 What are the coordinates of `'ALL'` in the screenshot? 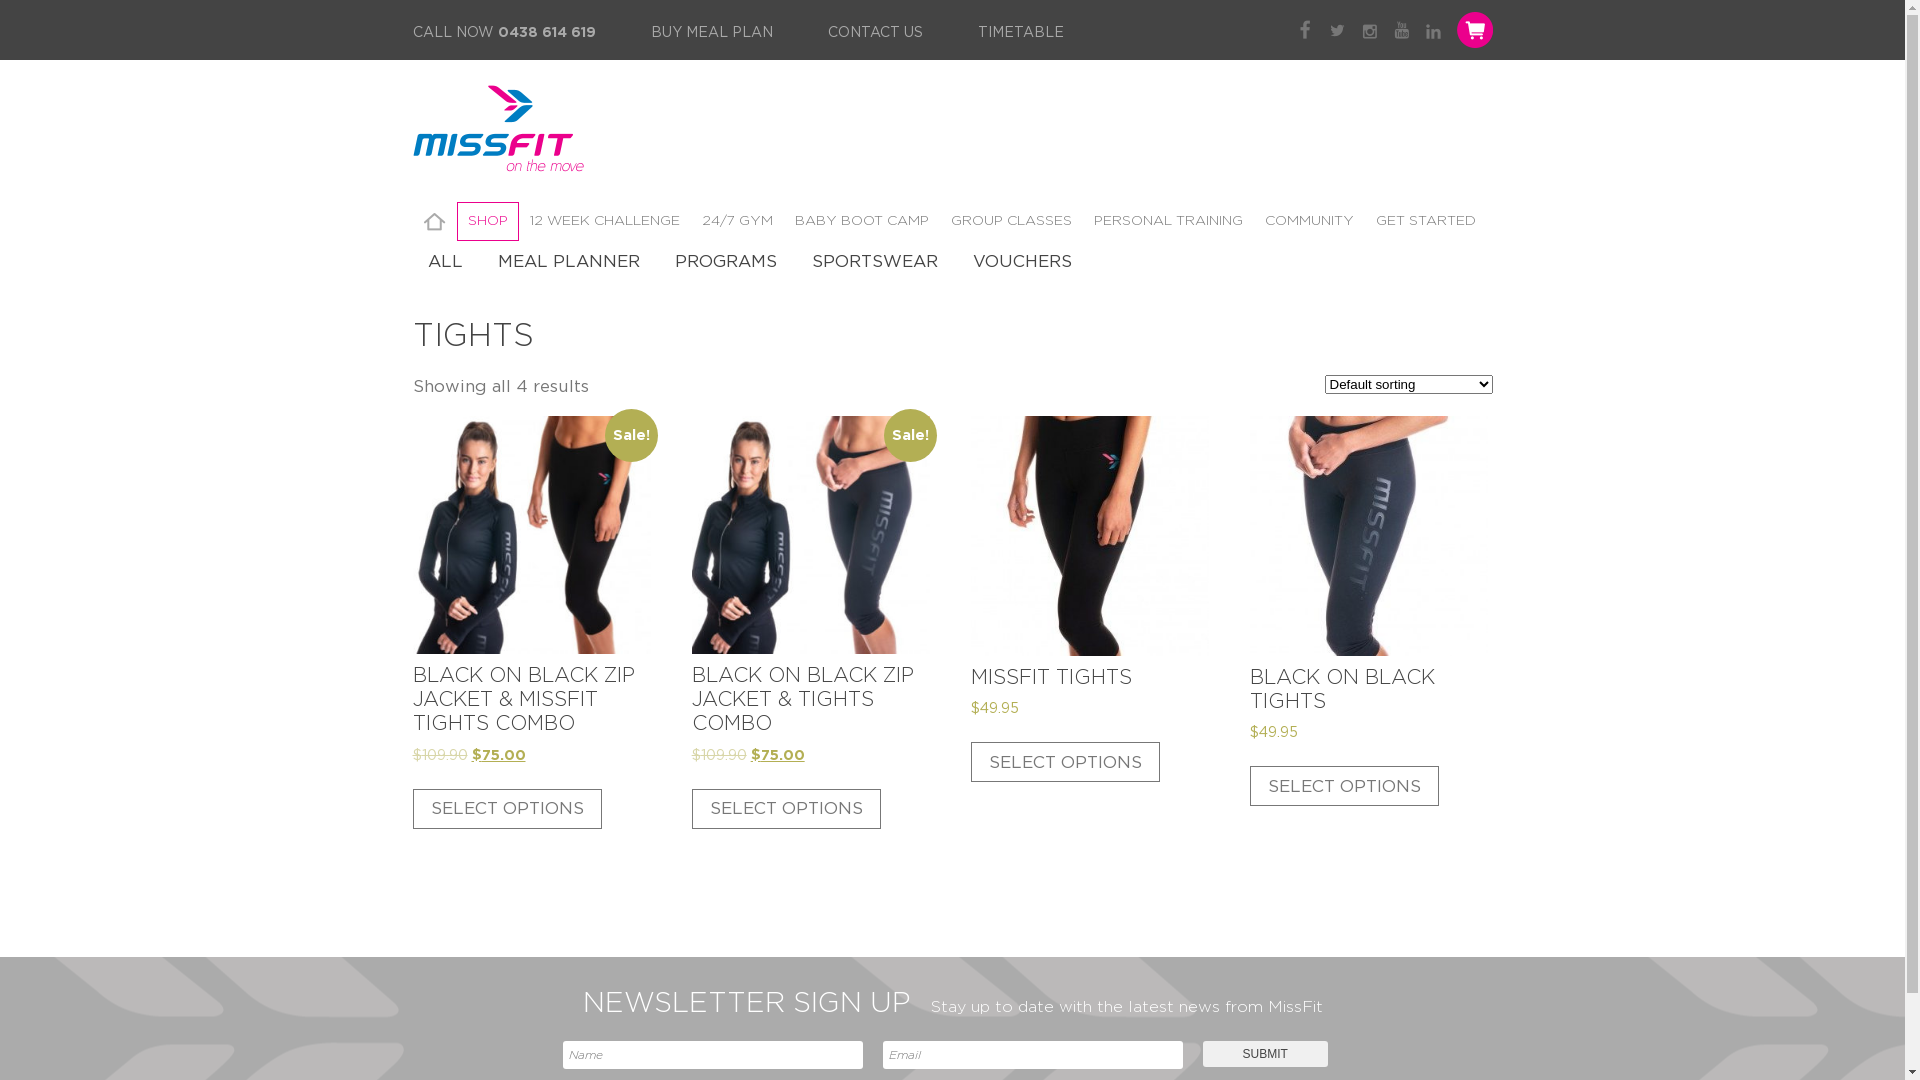 It's located at (443, 260).